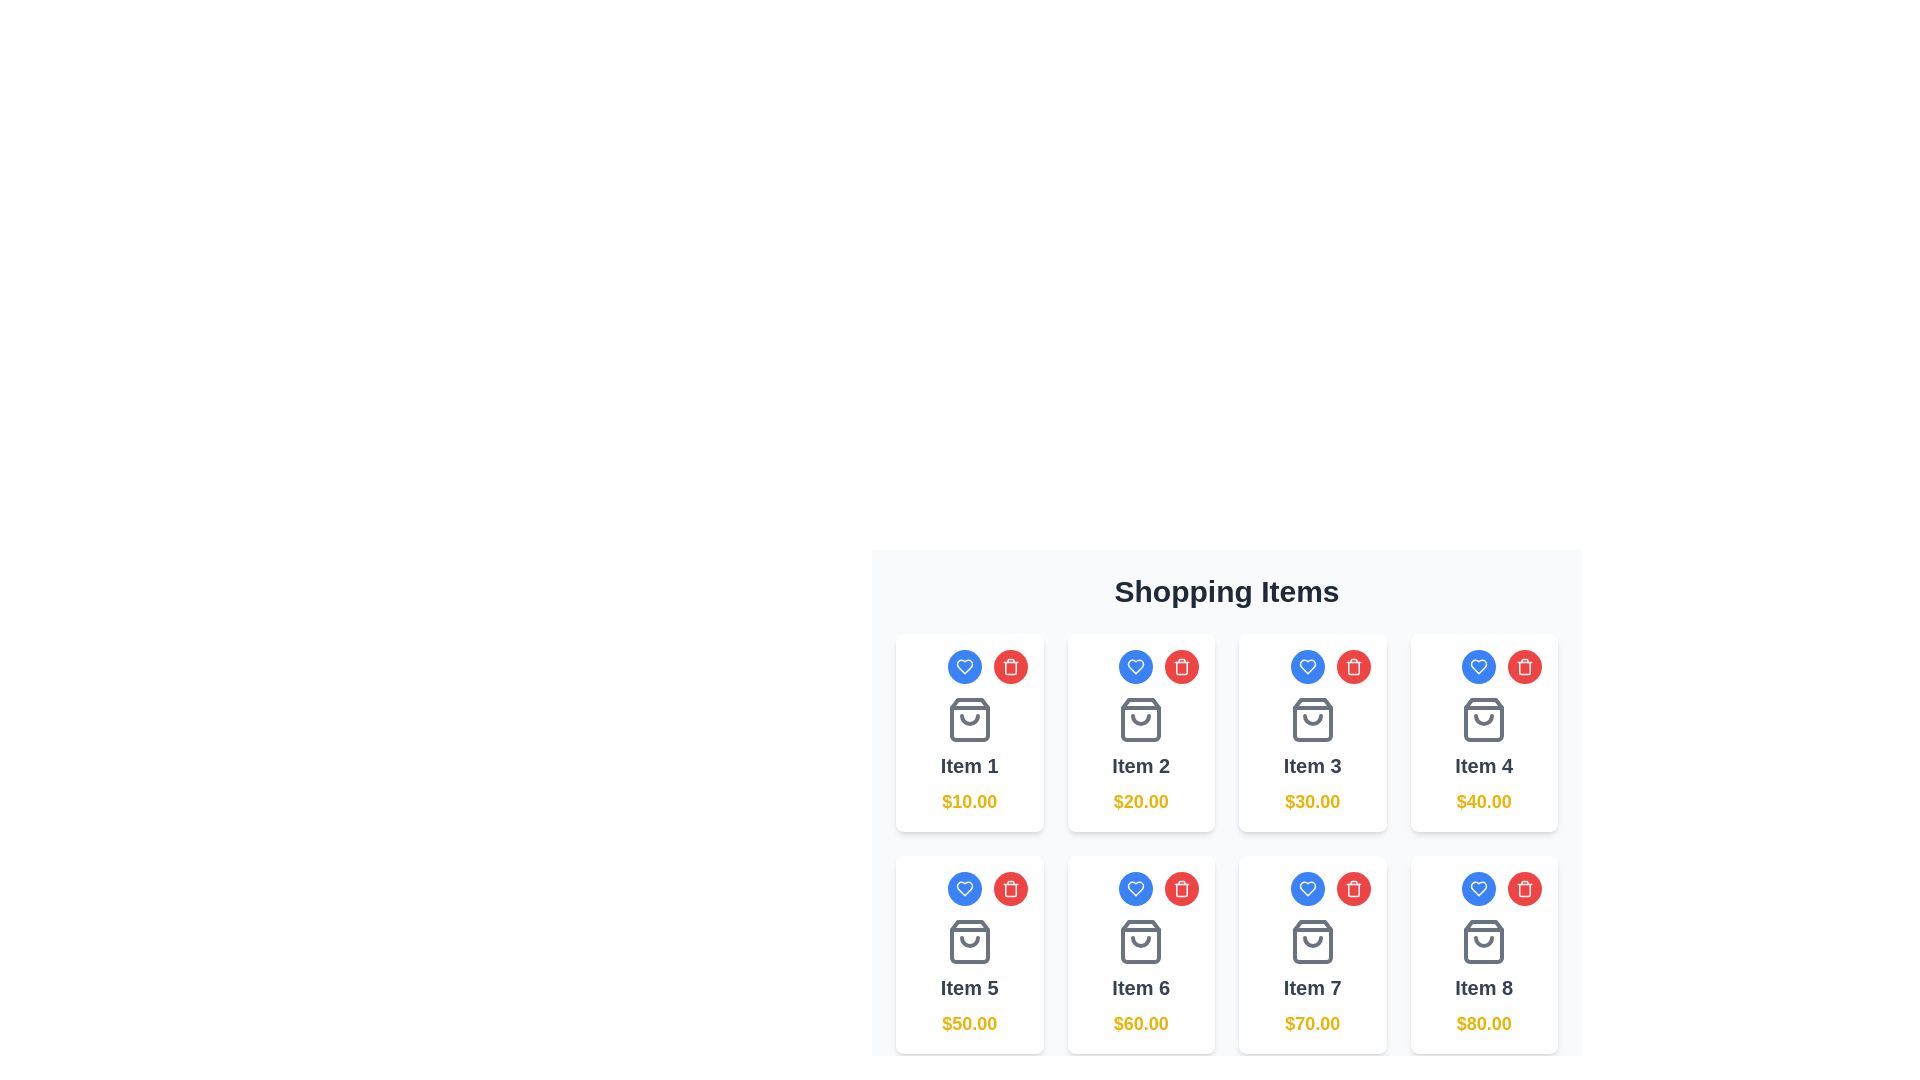 This screenshot has height=1080, width=1920. I want to click on the favorite button located at the top-right of Item 7's card, so click(1307, 887).